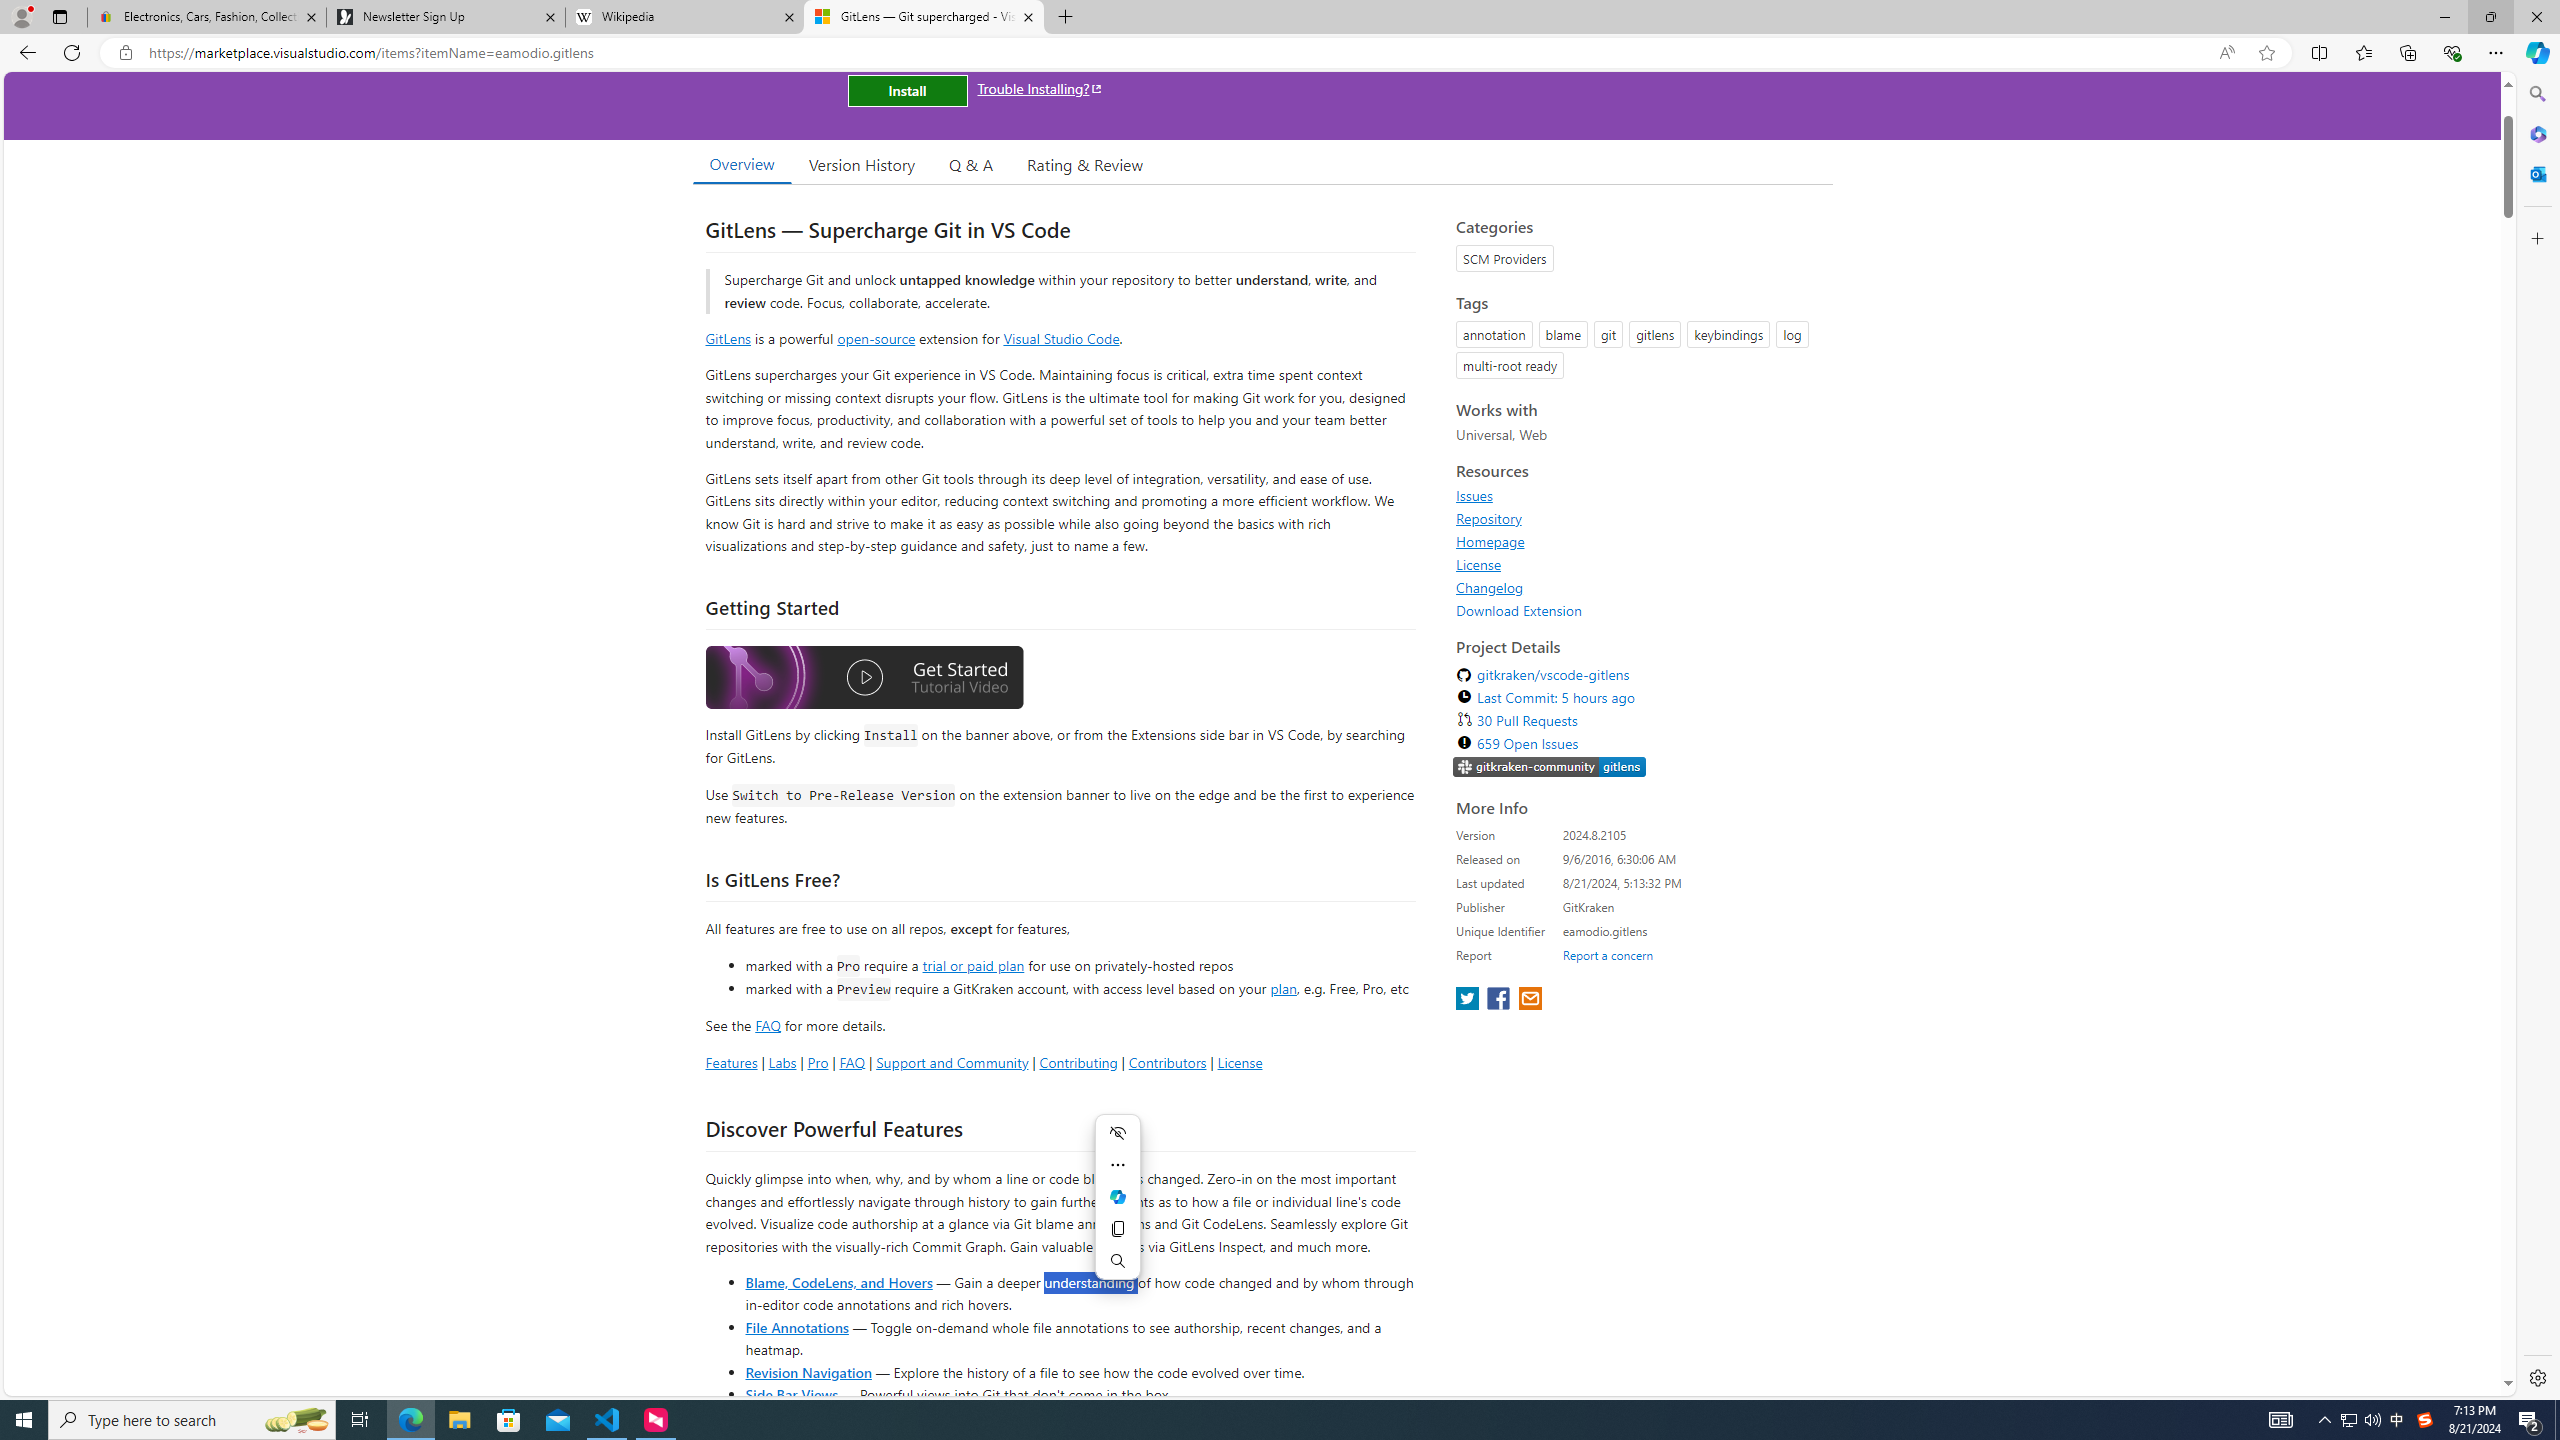  Describe the element at coordinates (1116, 1164) in the screenshot. I see `'More actions'` at that location.